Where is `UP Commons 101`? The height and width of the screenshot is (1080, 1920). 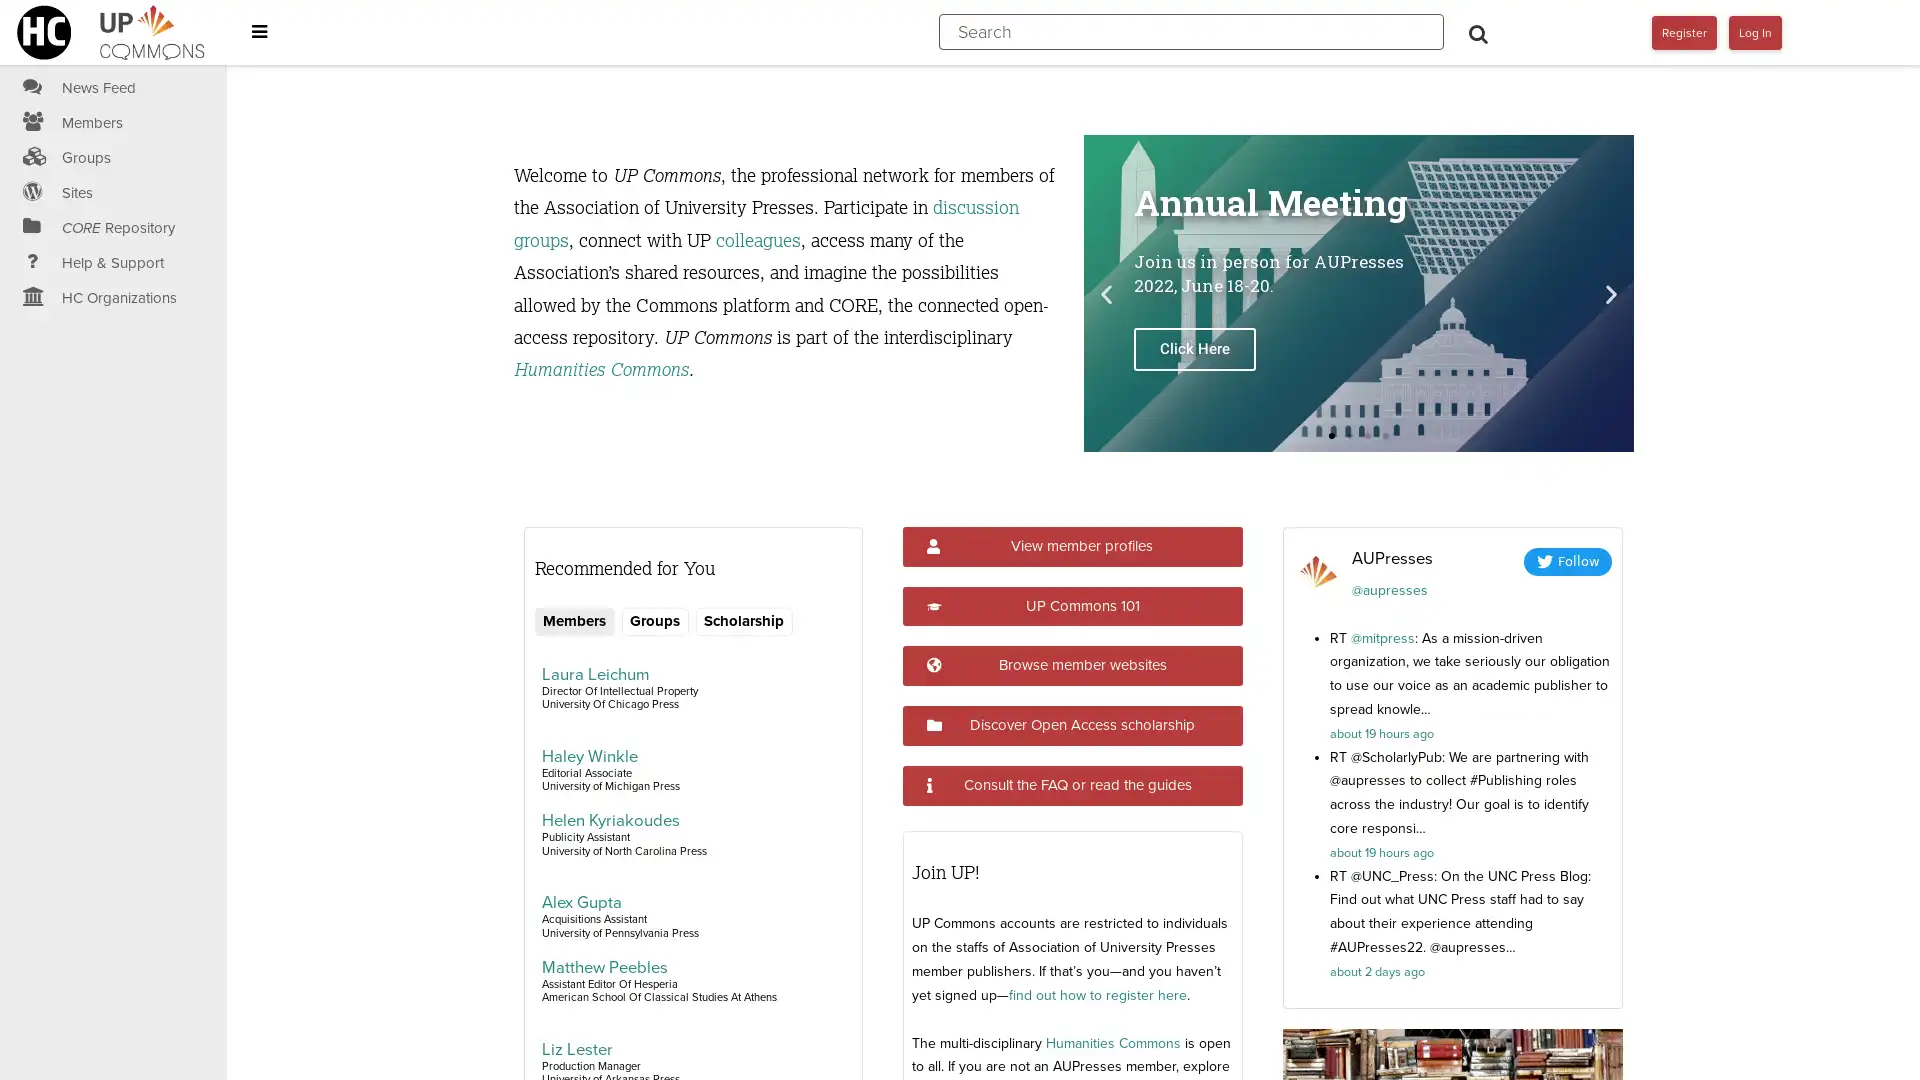 UP Commons 101 is located at coordinates (1072, 605).